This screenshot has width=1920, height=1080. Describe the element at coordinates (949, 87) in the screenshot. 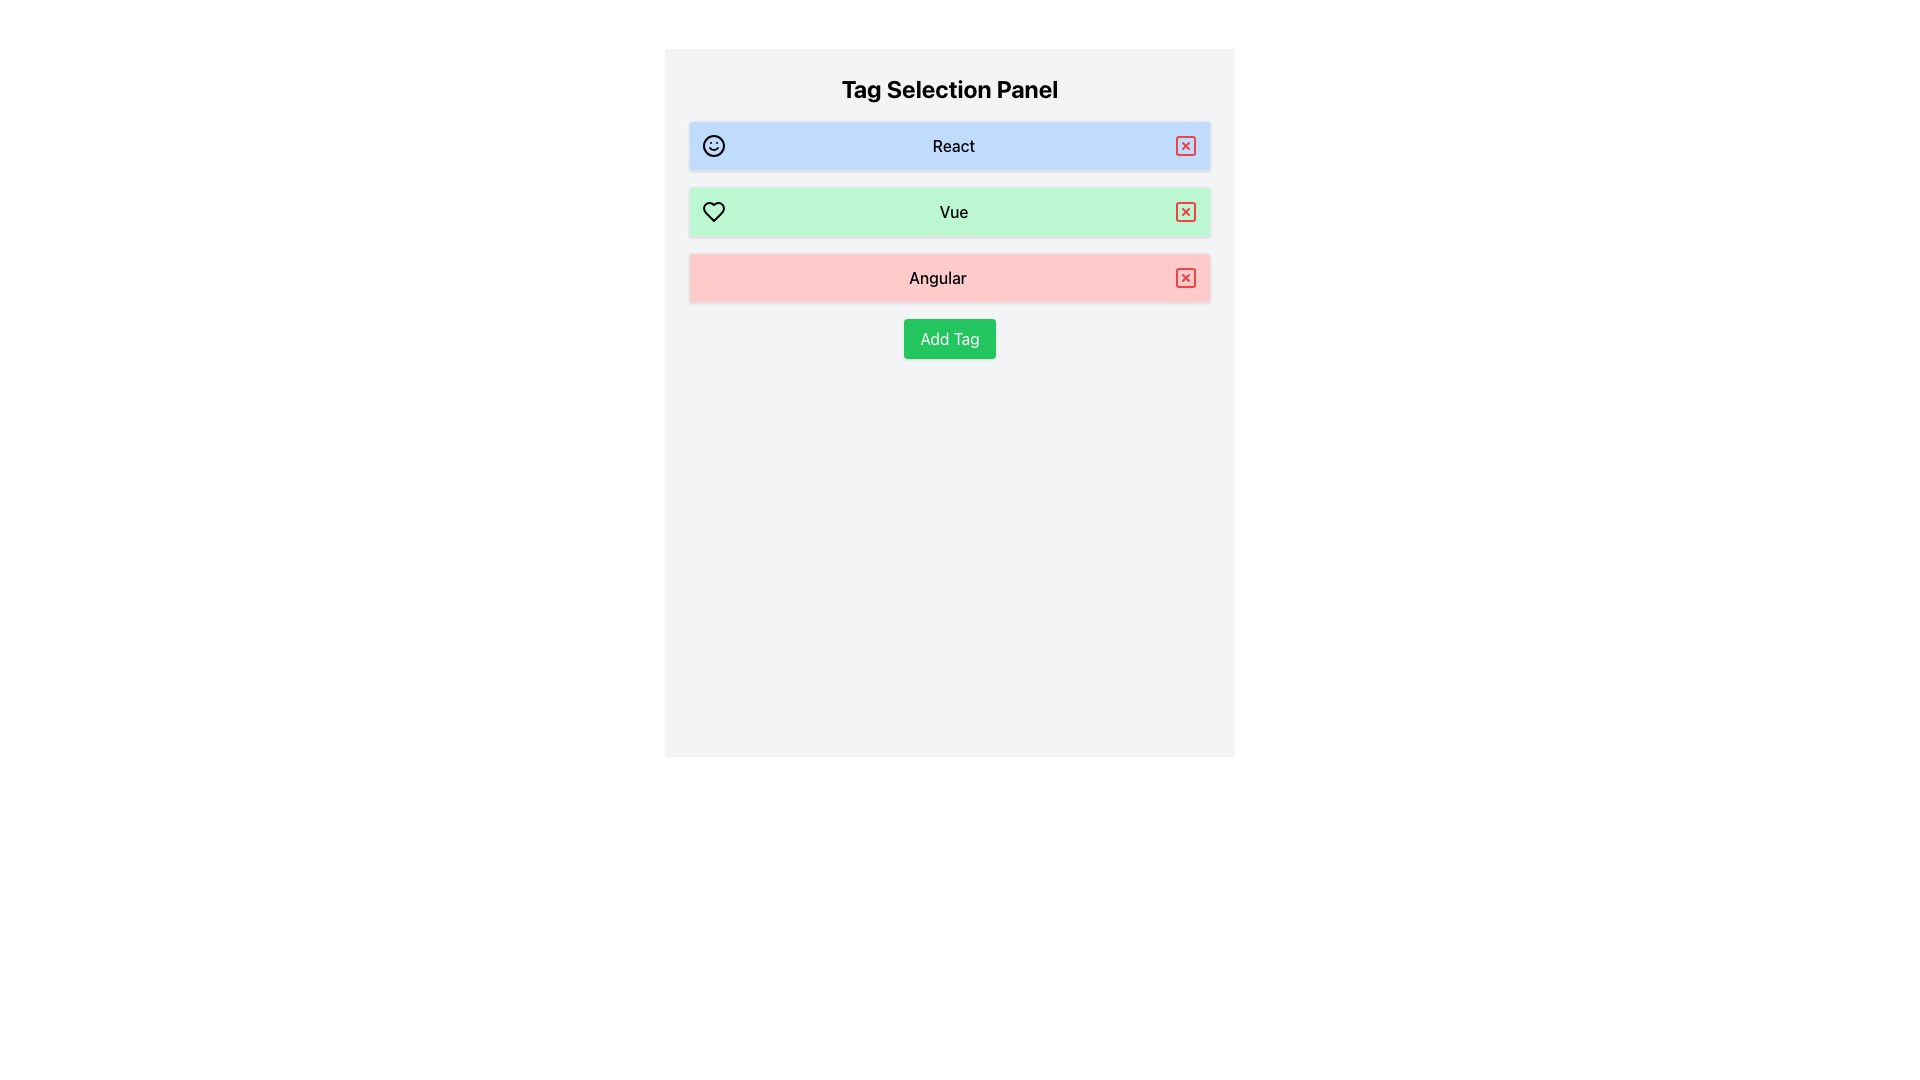

I see `the static textual label that serves as a section title, located at the top of the layout` at that location.